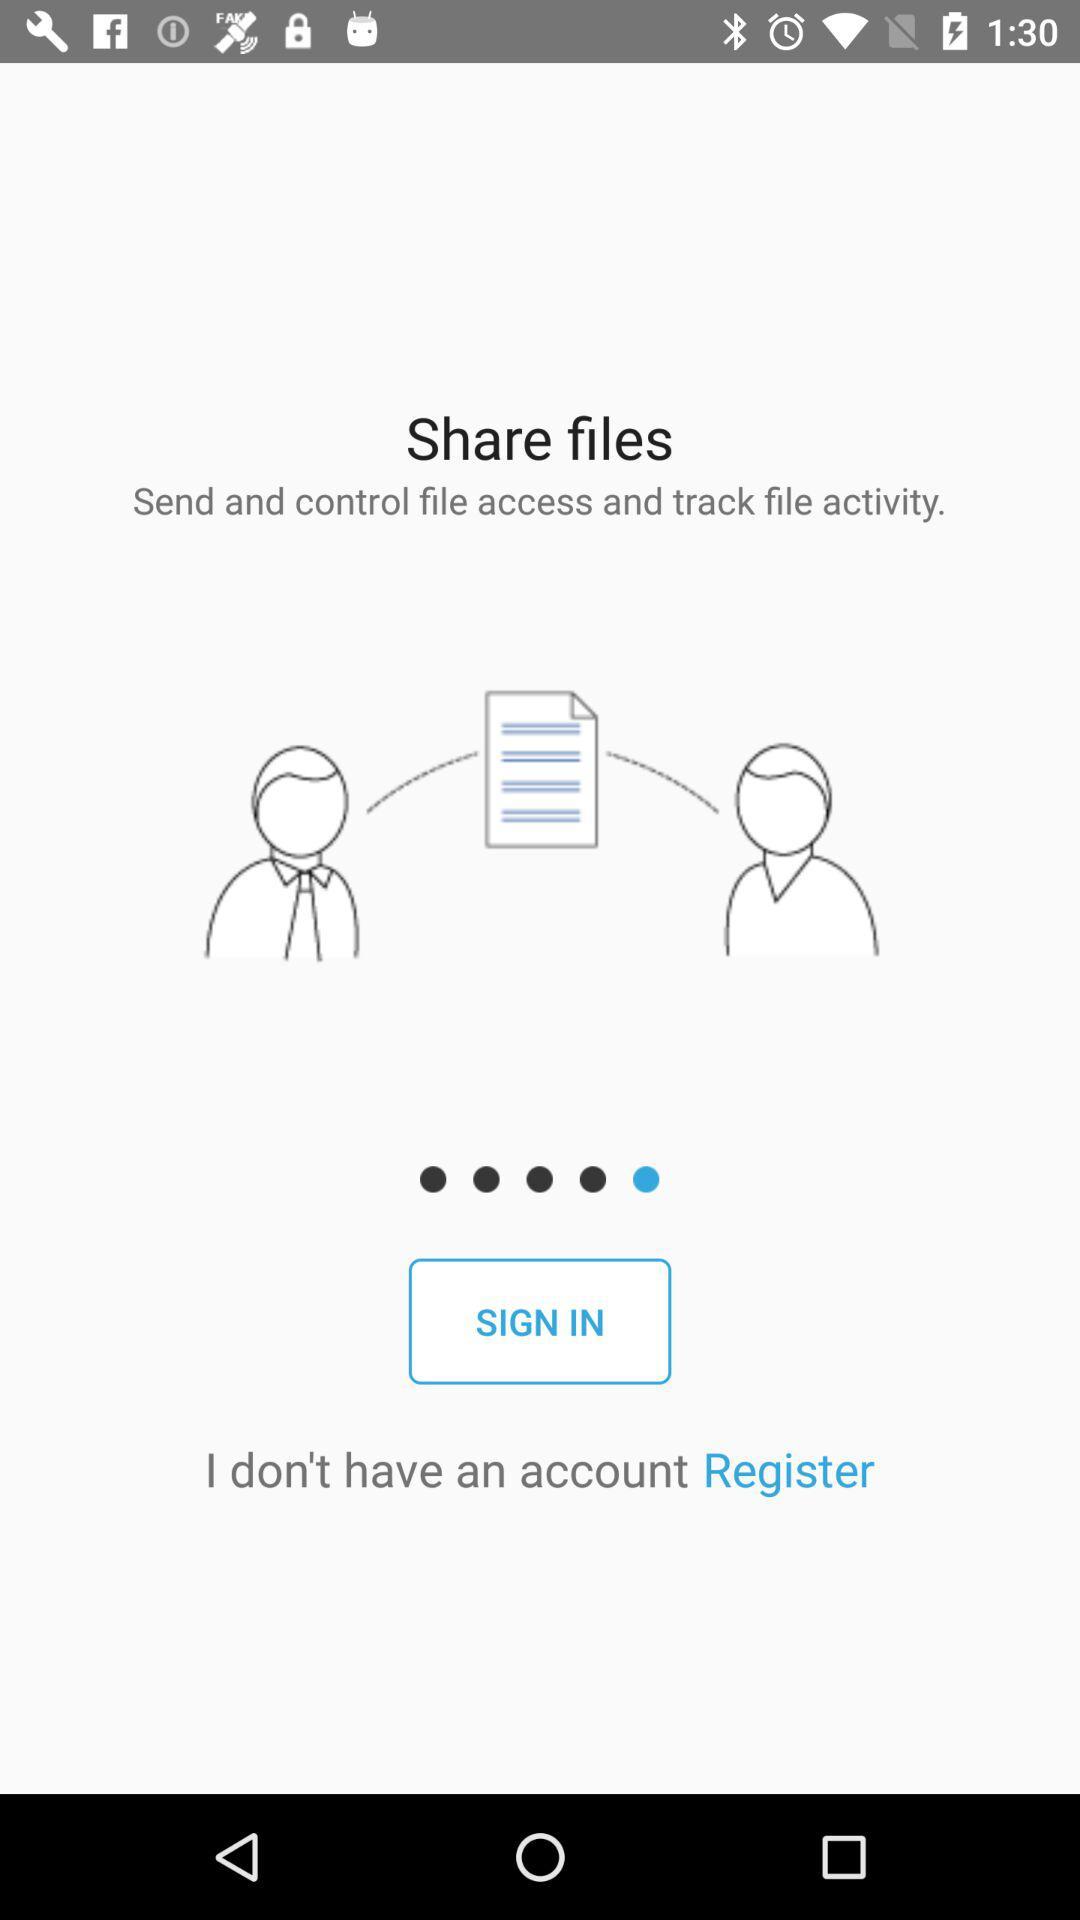 The height and width of the screenshot is (1920, 1080). What do you see at coordinates (787, 1468) in the screenshot?
I see `the app next to i don t app` at bounding box center [787, 1468].